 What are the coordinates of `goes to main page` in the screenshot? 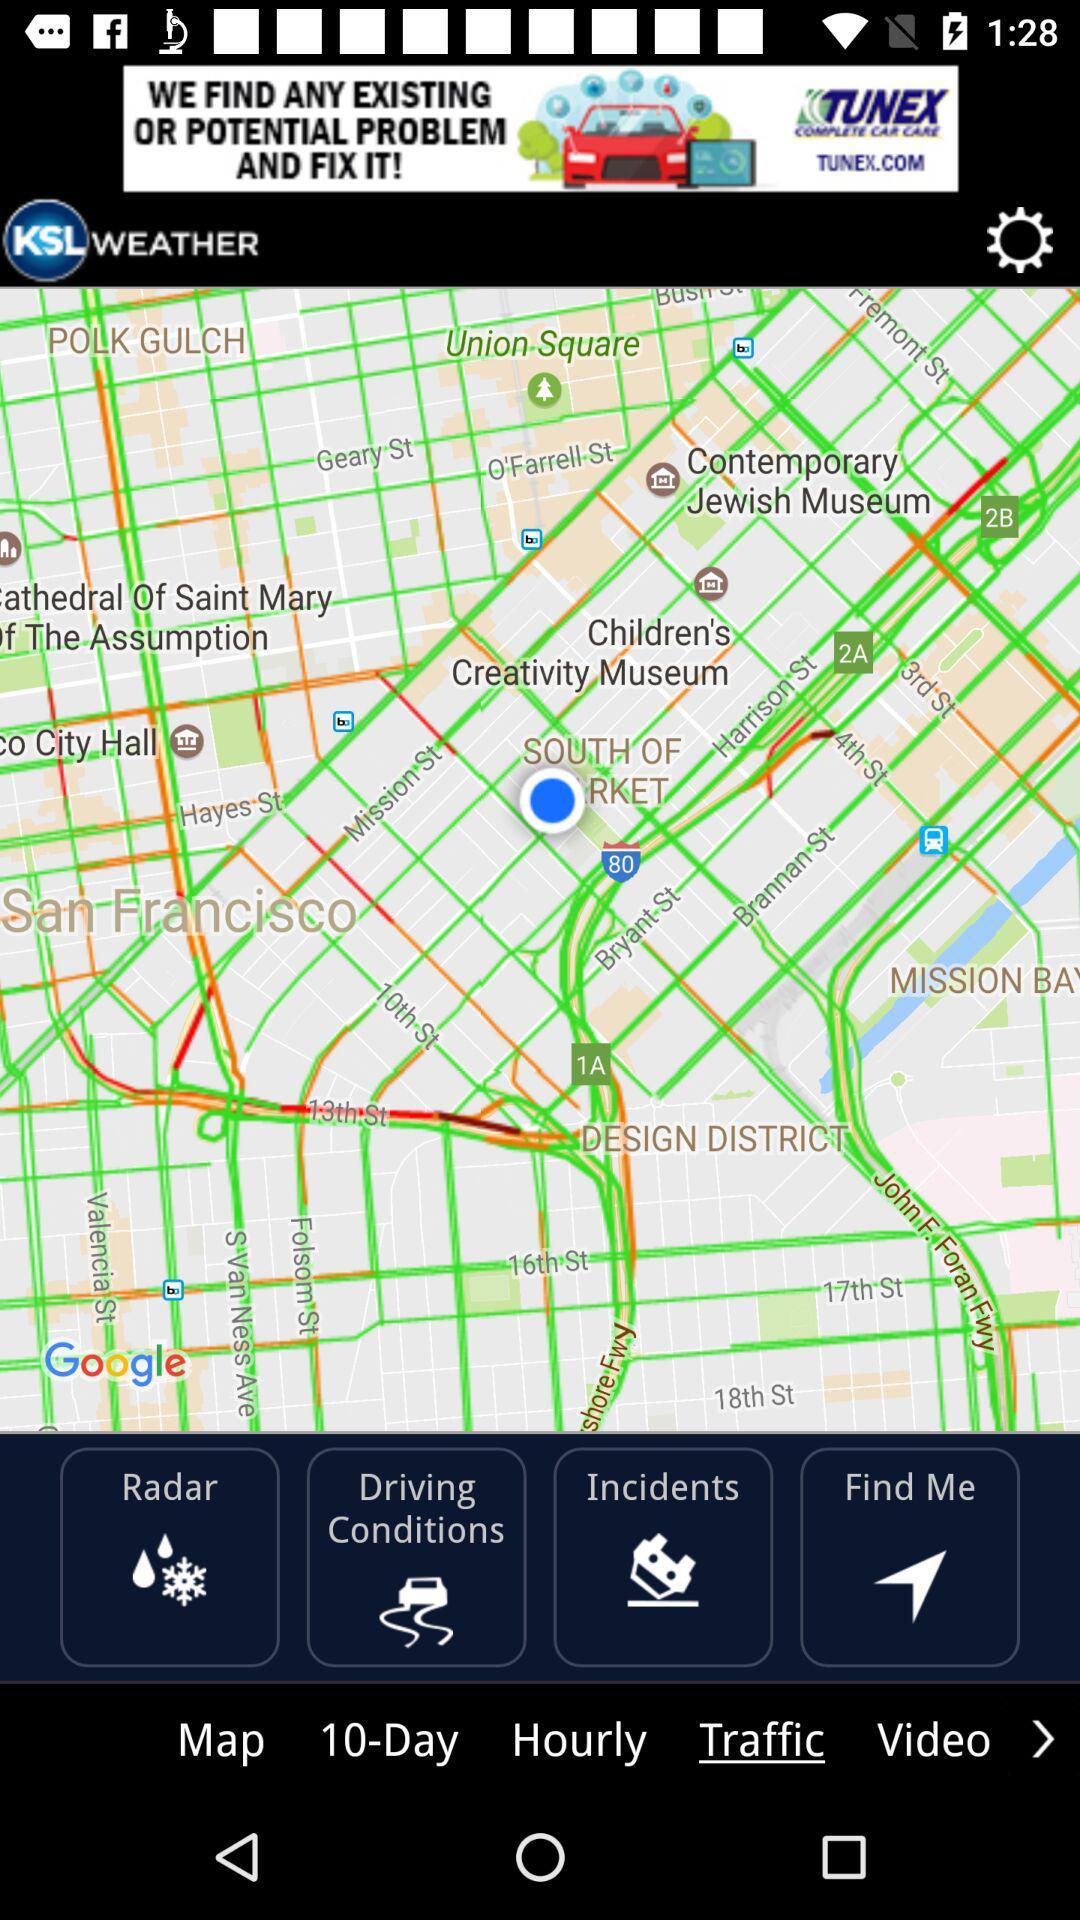 It's located at (131, 240).